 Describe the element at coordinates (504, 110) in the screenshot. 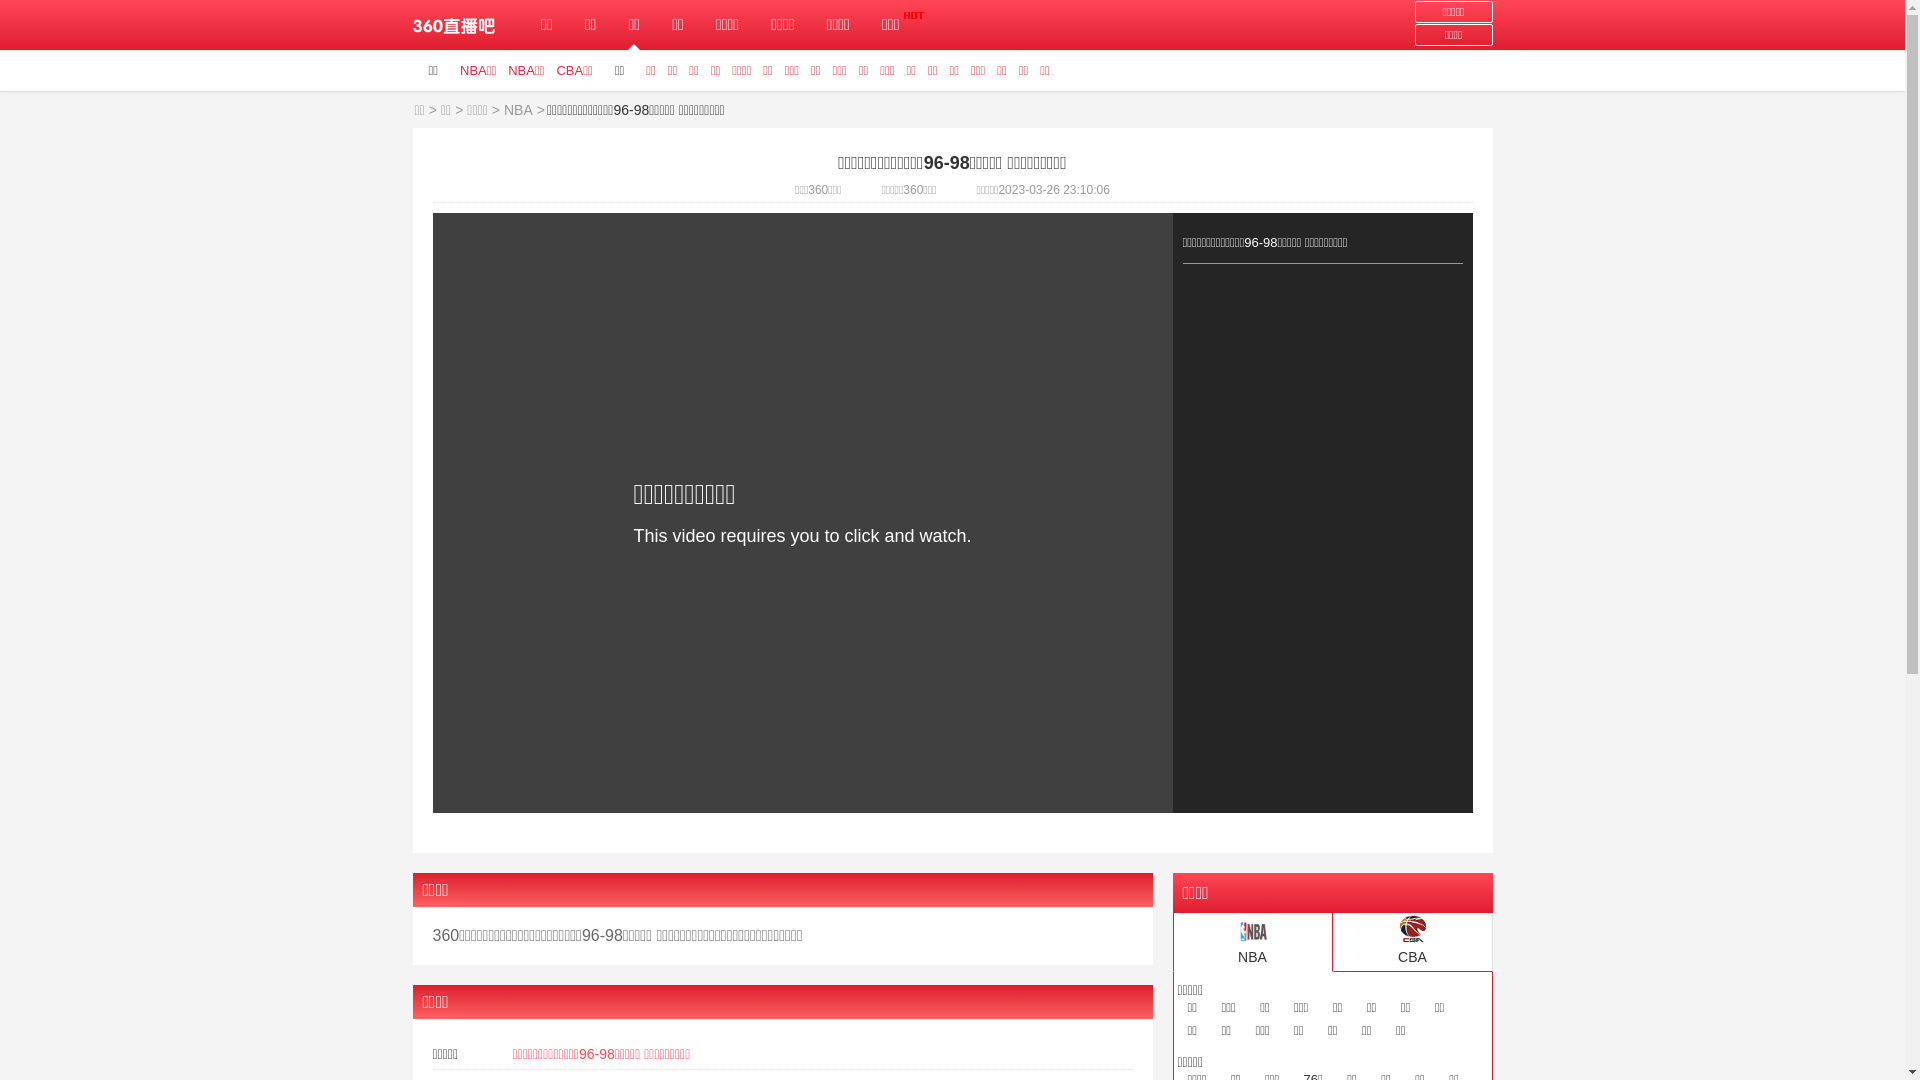

I see `'NBA'` at that location.